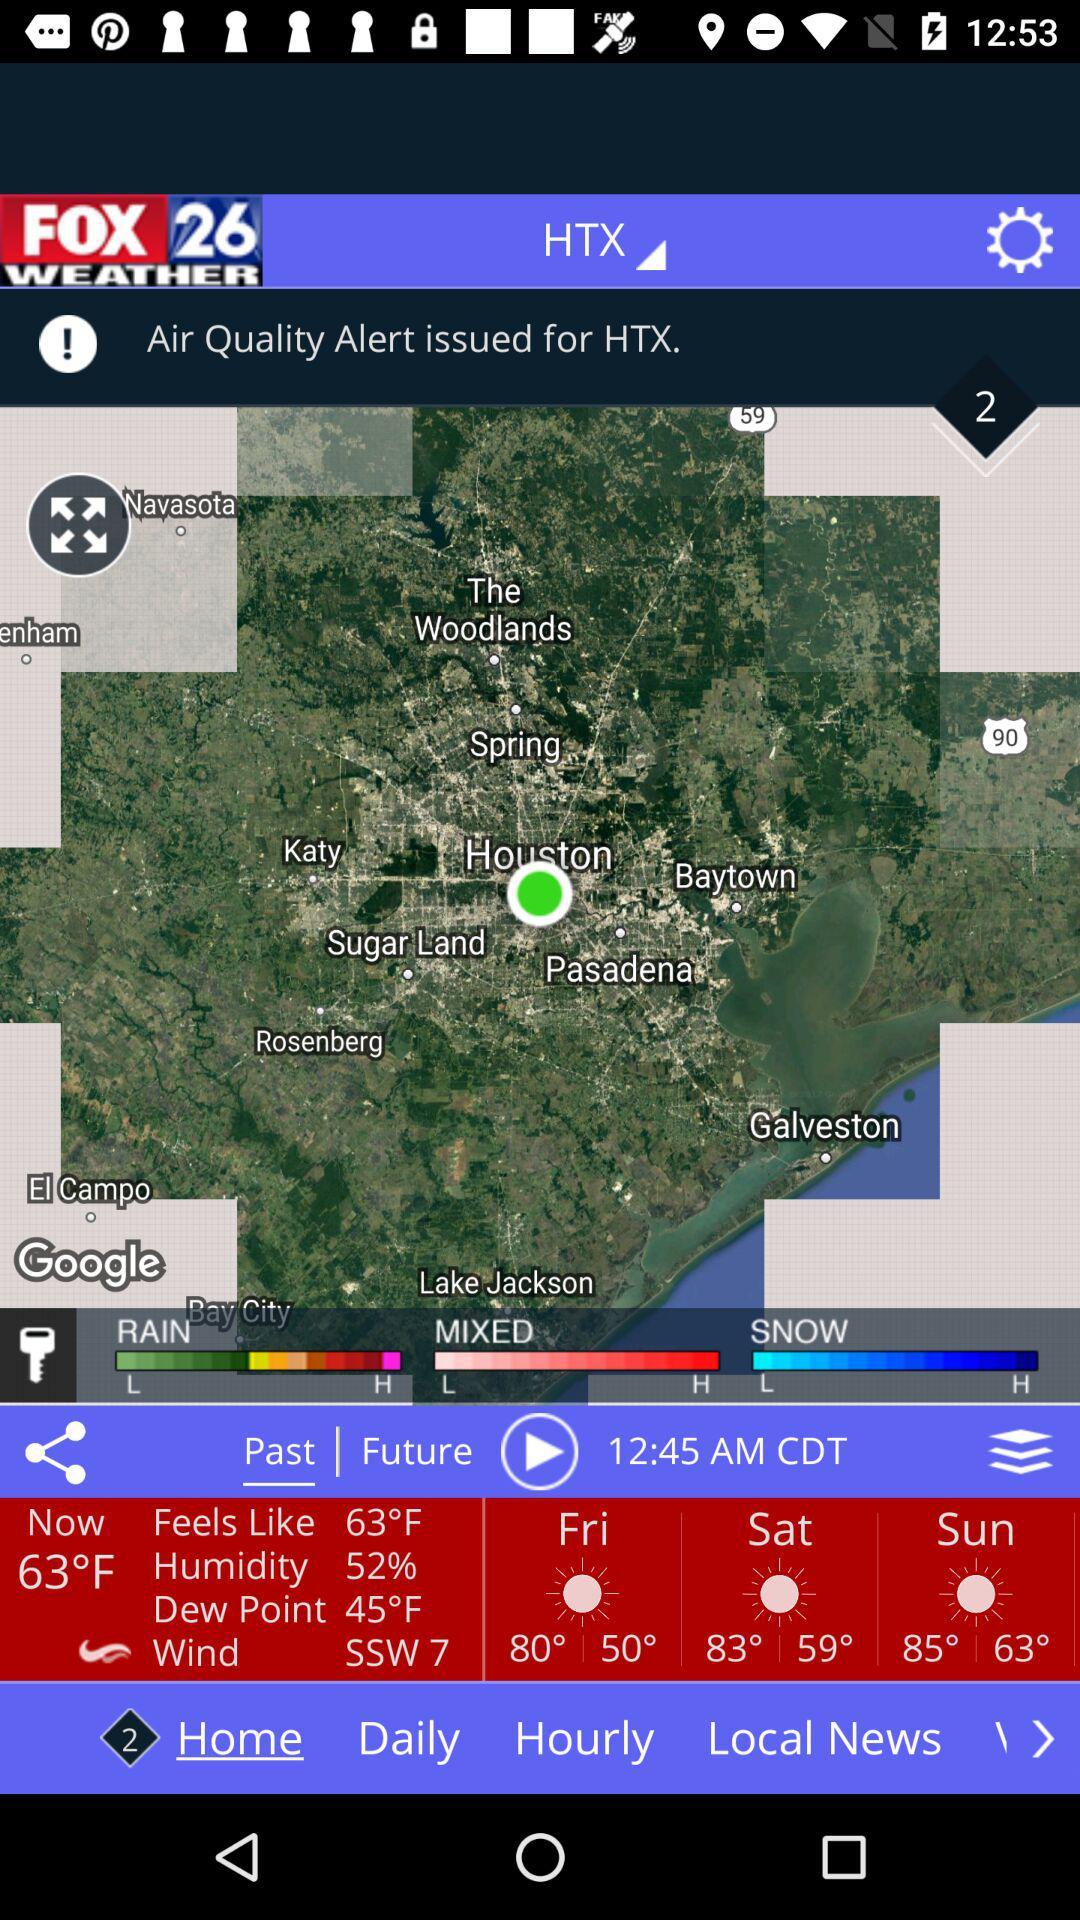 This screenshot has height=1920, width=1080. What do you see at coordinates (77, 524) in the screenshot?
I see `the icon to the left of the 2` at bounding box center [77, 524].